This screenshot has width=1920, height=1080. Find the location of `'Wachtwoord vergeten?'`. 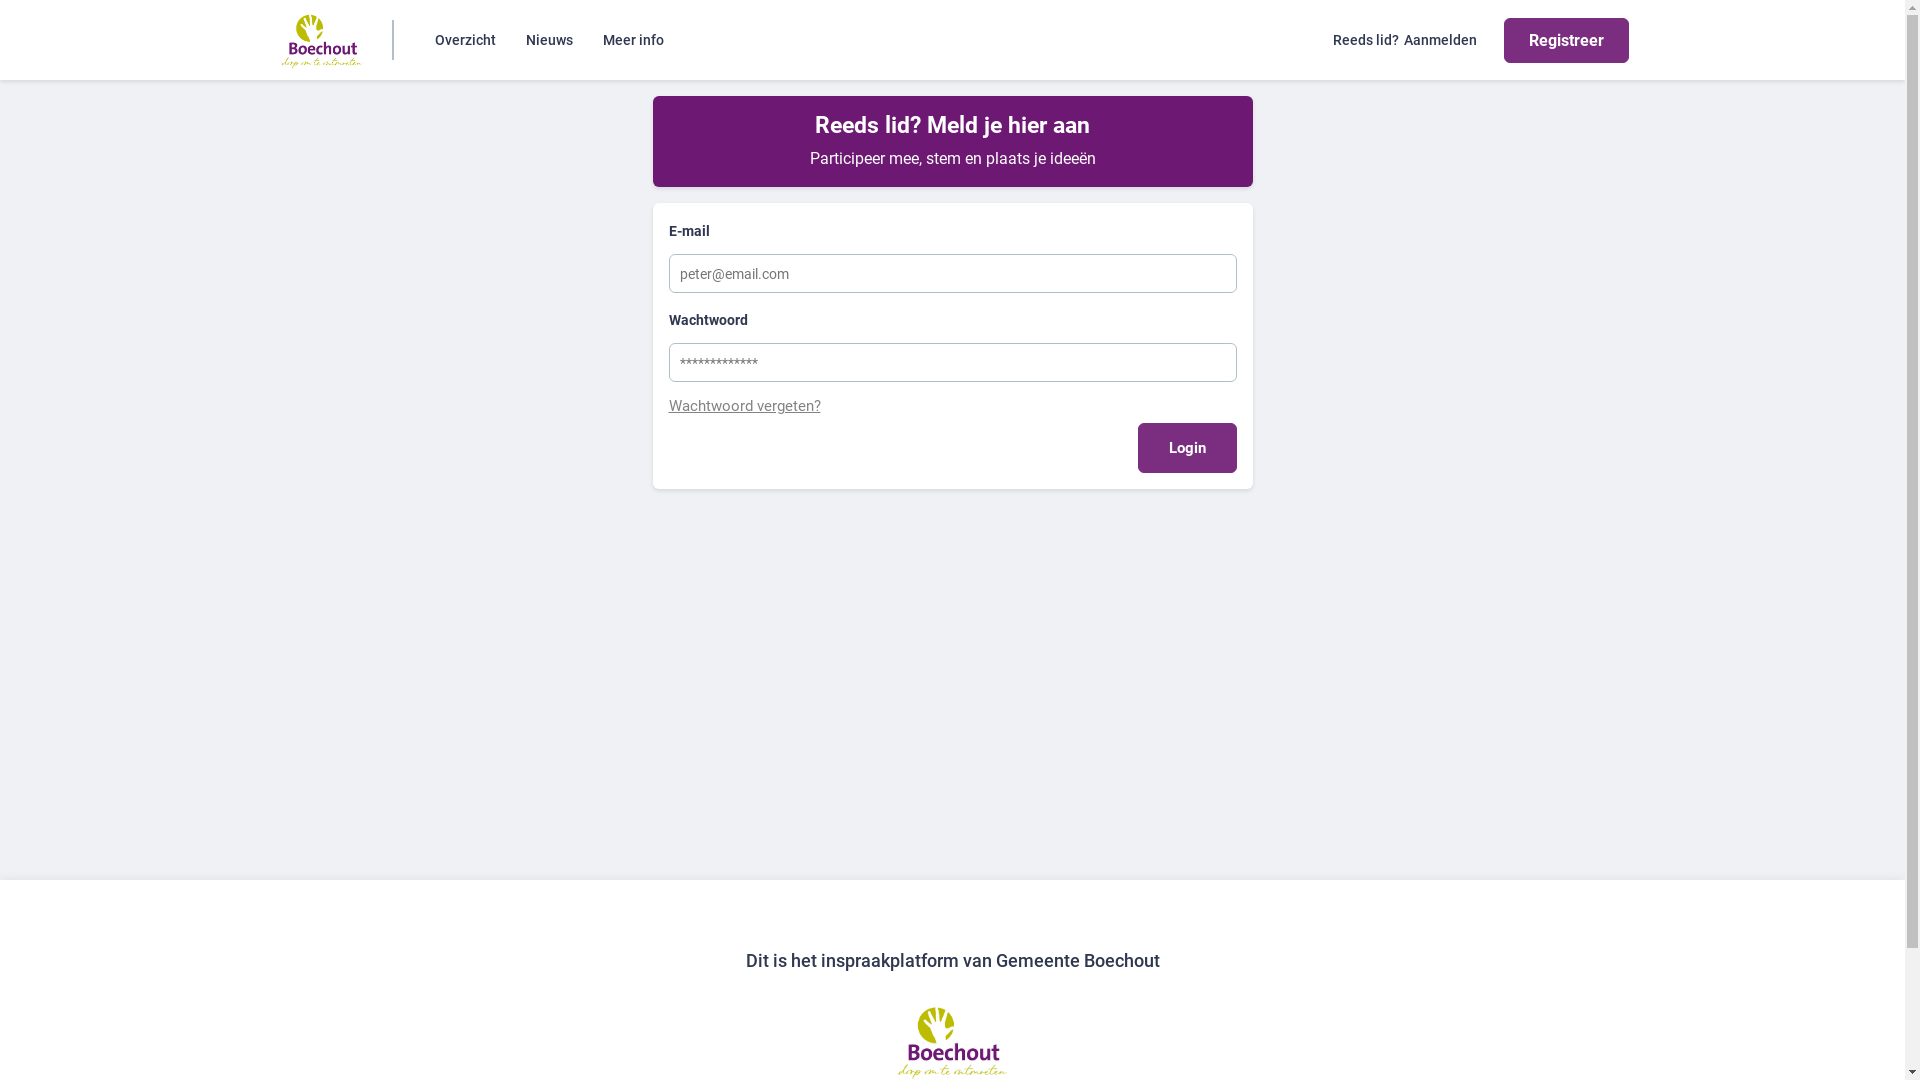

'Wachtwoord vergeten?' is located at coordinates (950, 405).